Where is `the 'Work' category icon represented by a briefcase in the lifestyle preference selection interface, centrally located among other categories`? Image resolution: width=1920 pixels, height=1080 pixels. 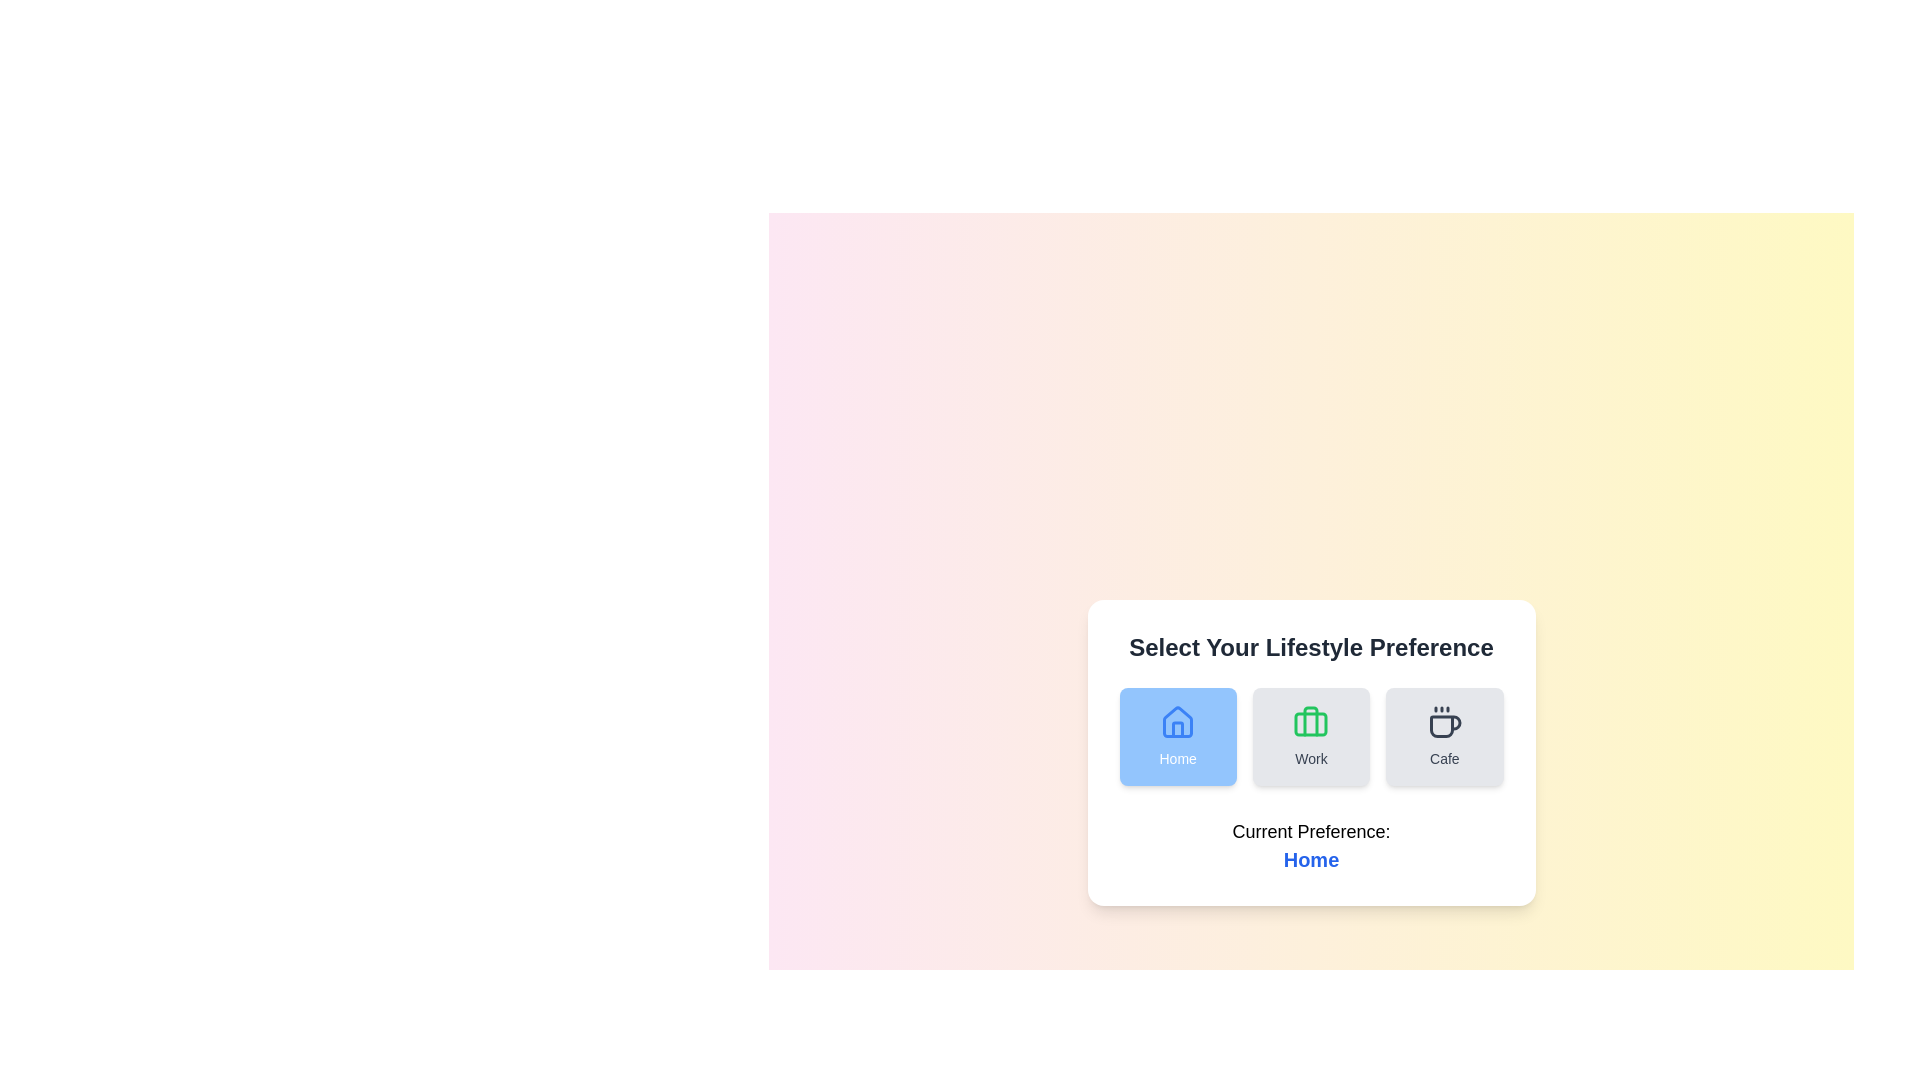
the 'Work' category icon represented by a briefcase in the lifestyle preference selection interface, centrally located among other categories is located at coordinates (1311, 722).